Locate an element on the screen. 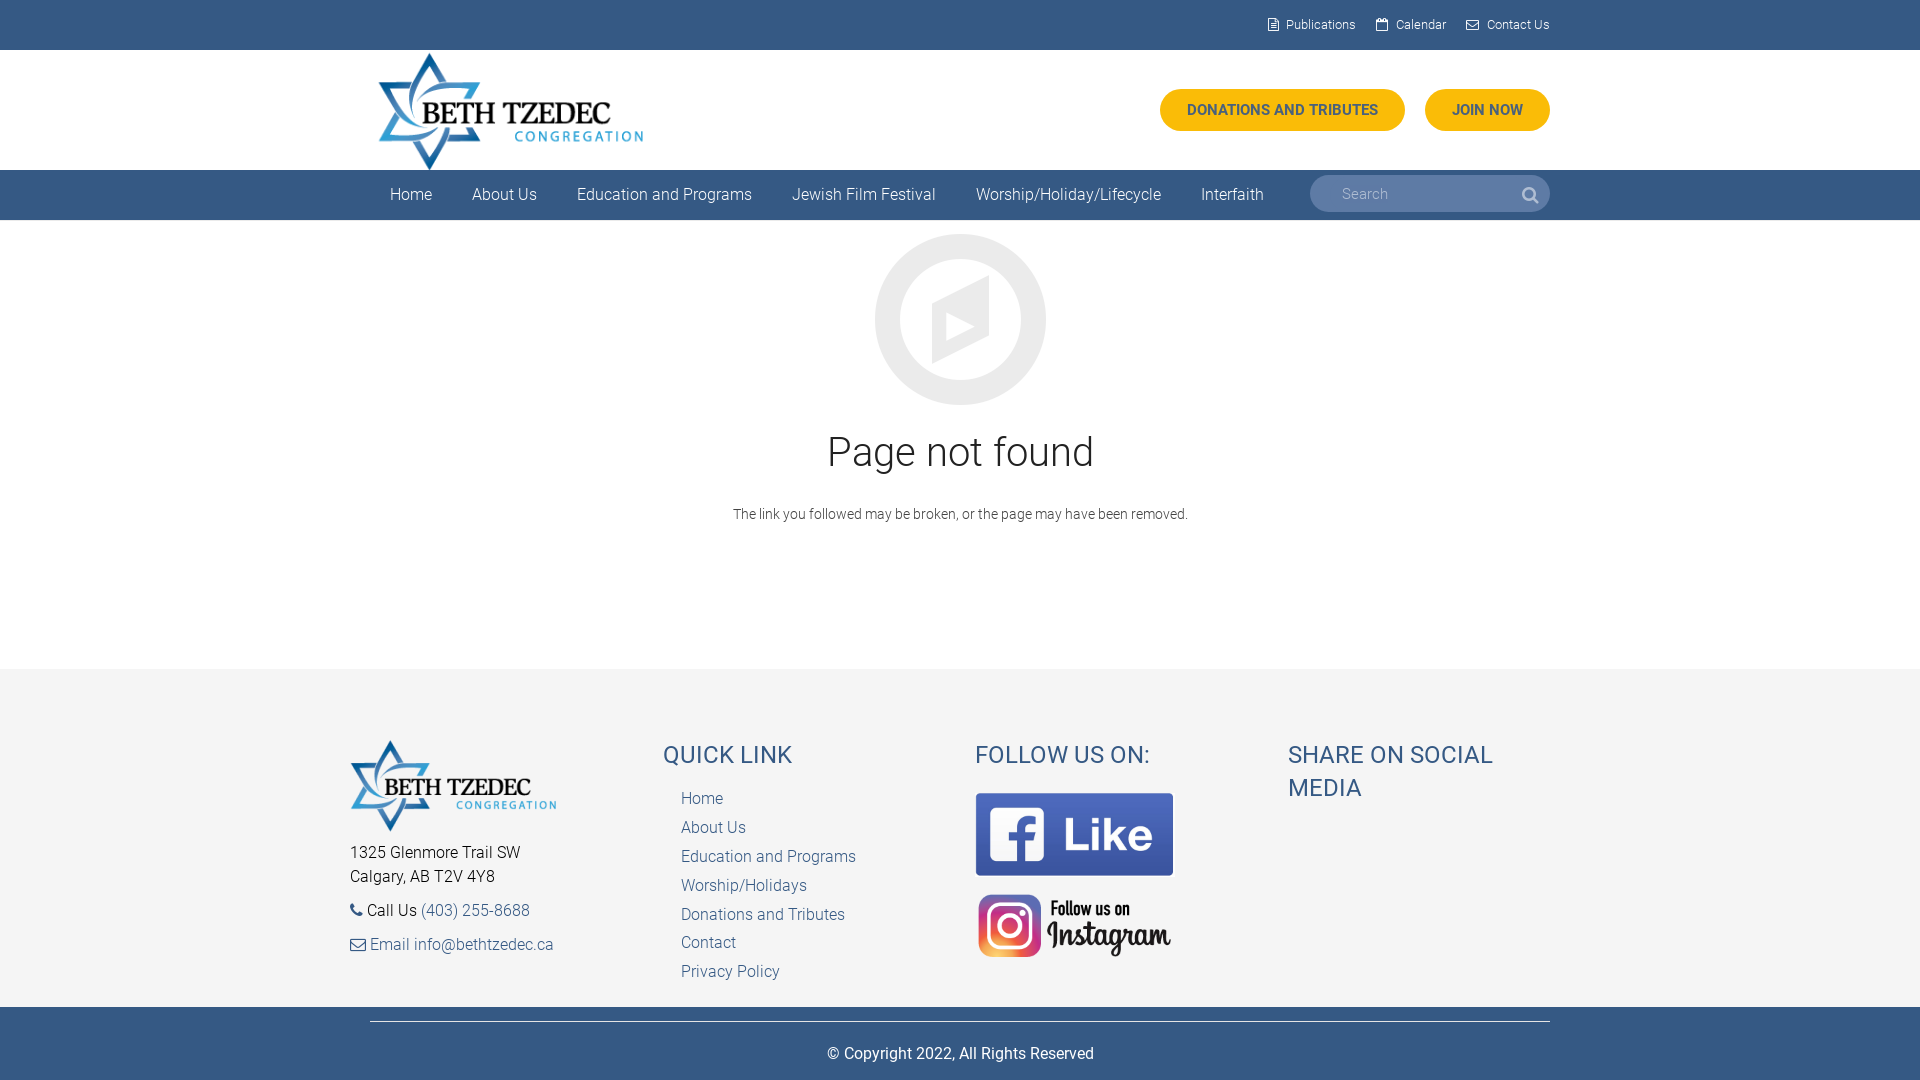 This screenshot has width=1920, height=1080. 'Home' is located at coordinates (410, 195).